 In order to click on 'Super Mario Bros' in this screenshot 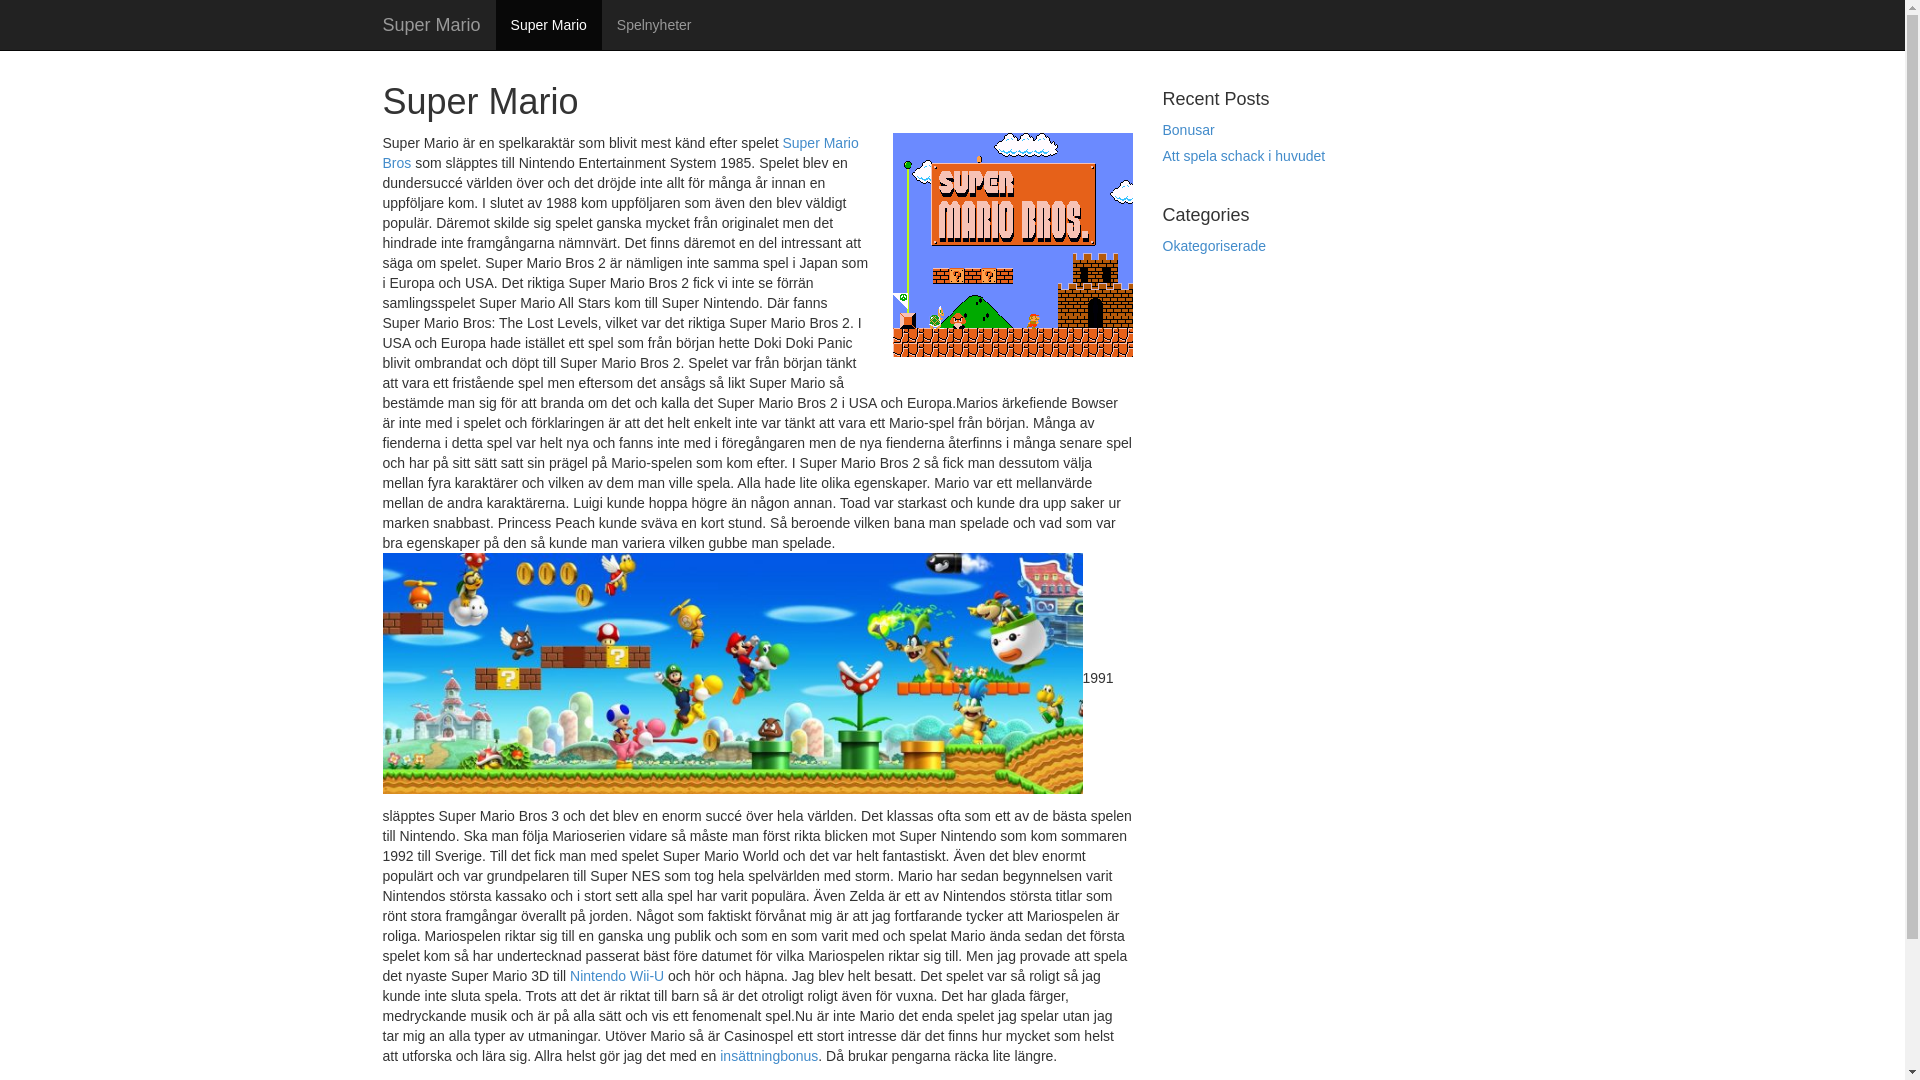, I will do `click(618, 152)`.